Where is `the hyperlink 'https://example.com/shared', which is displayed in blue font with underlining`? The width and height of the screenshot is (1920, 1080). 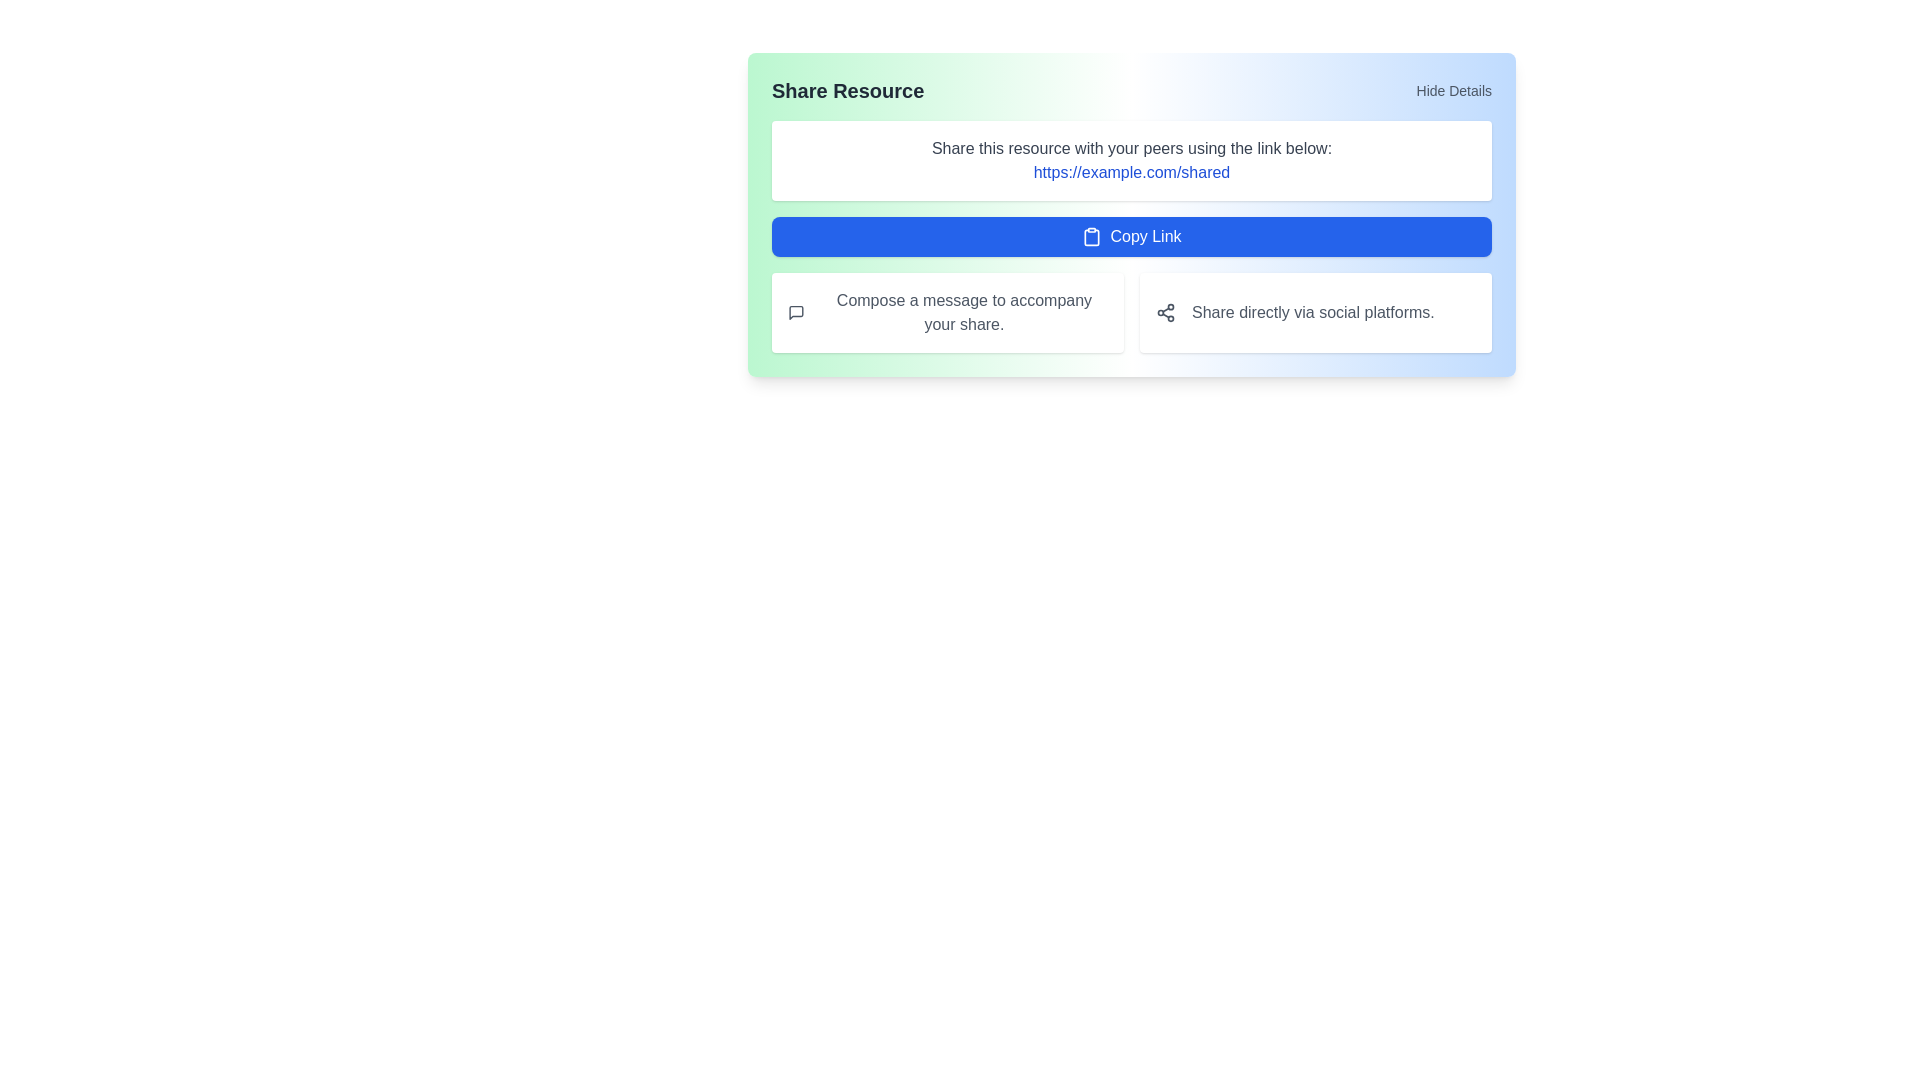
the hyperlink 'https://example.com/shared', which is displayed in blue font with underlining is located at coordinates (1132, 172).